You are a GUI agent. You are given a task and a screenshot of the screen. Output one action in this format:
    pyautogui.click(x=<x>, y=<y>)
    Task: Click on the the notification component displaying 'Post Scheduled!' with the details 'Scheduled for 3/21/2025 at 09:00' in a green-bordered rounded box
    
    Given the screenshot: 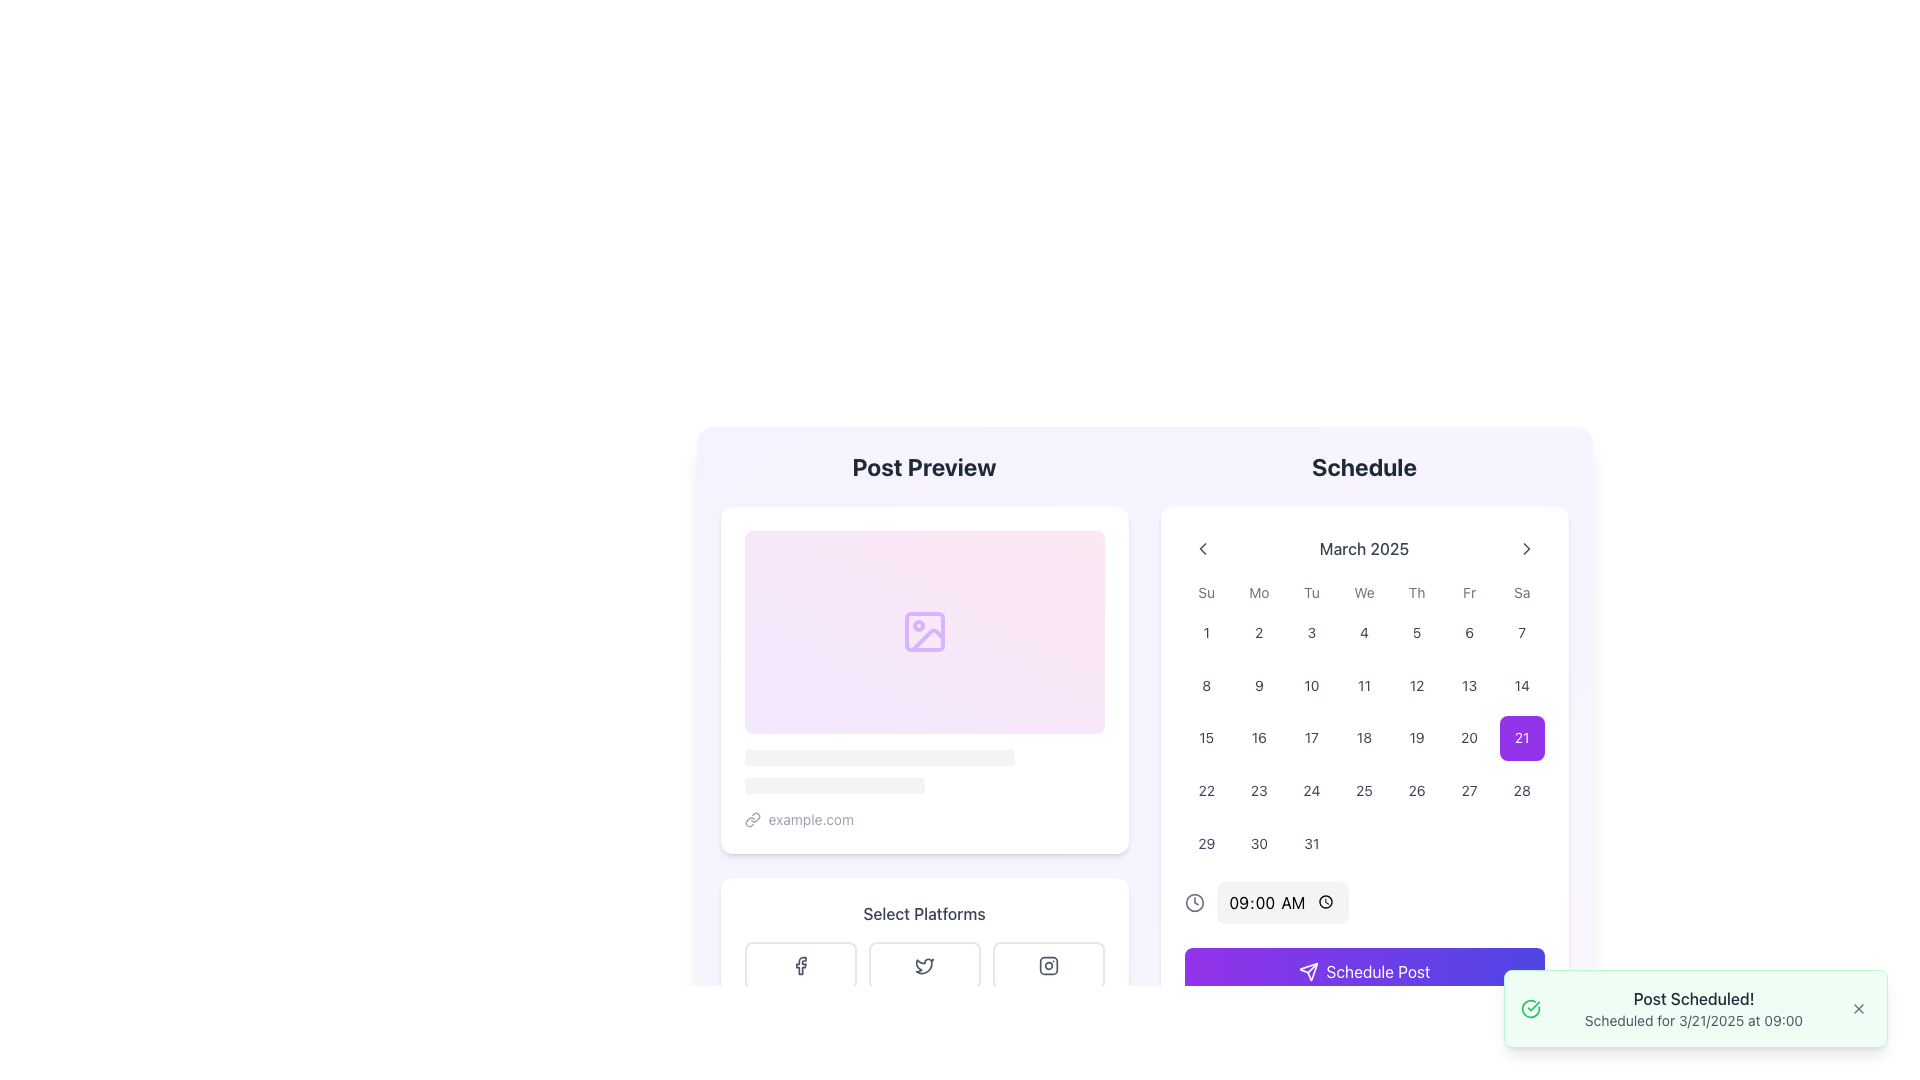 What is the action you would take?
    pyautogui.click(x=1693, y=1009)
    